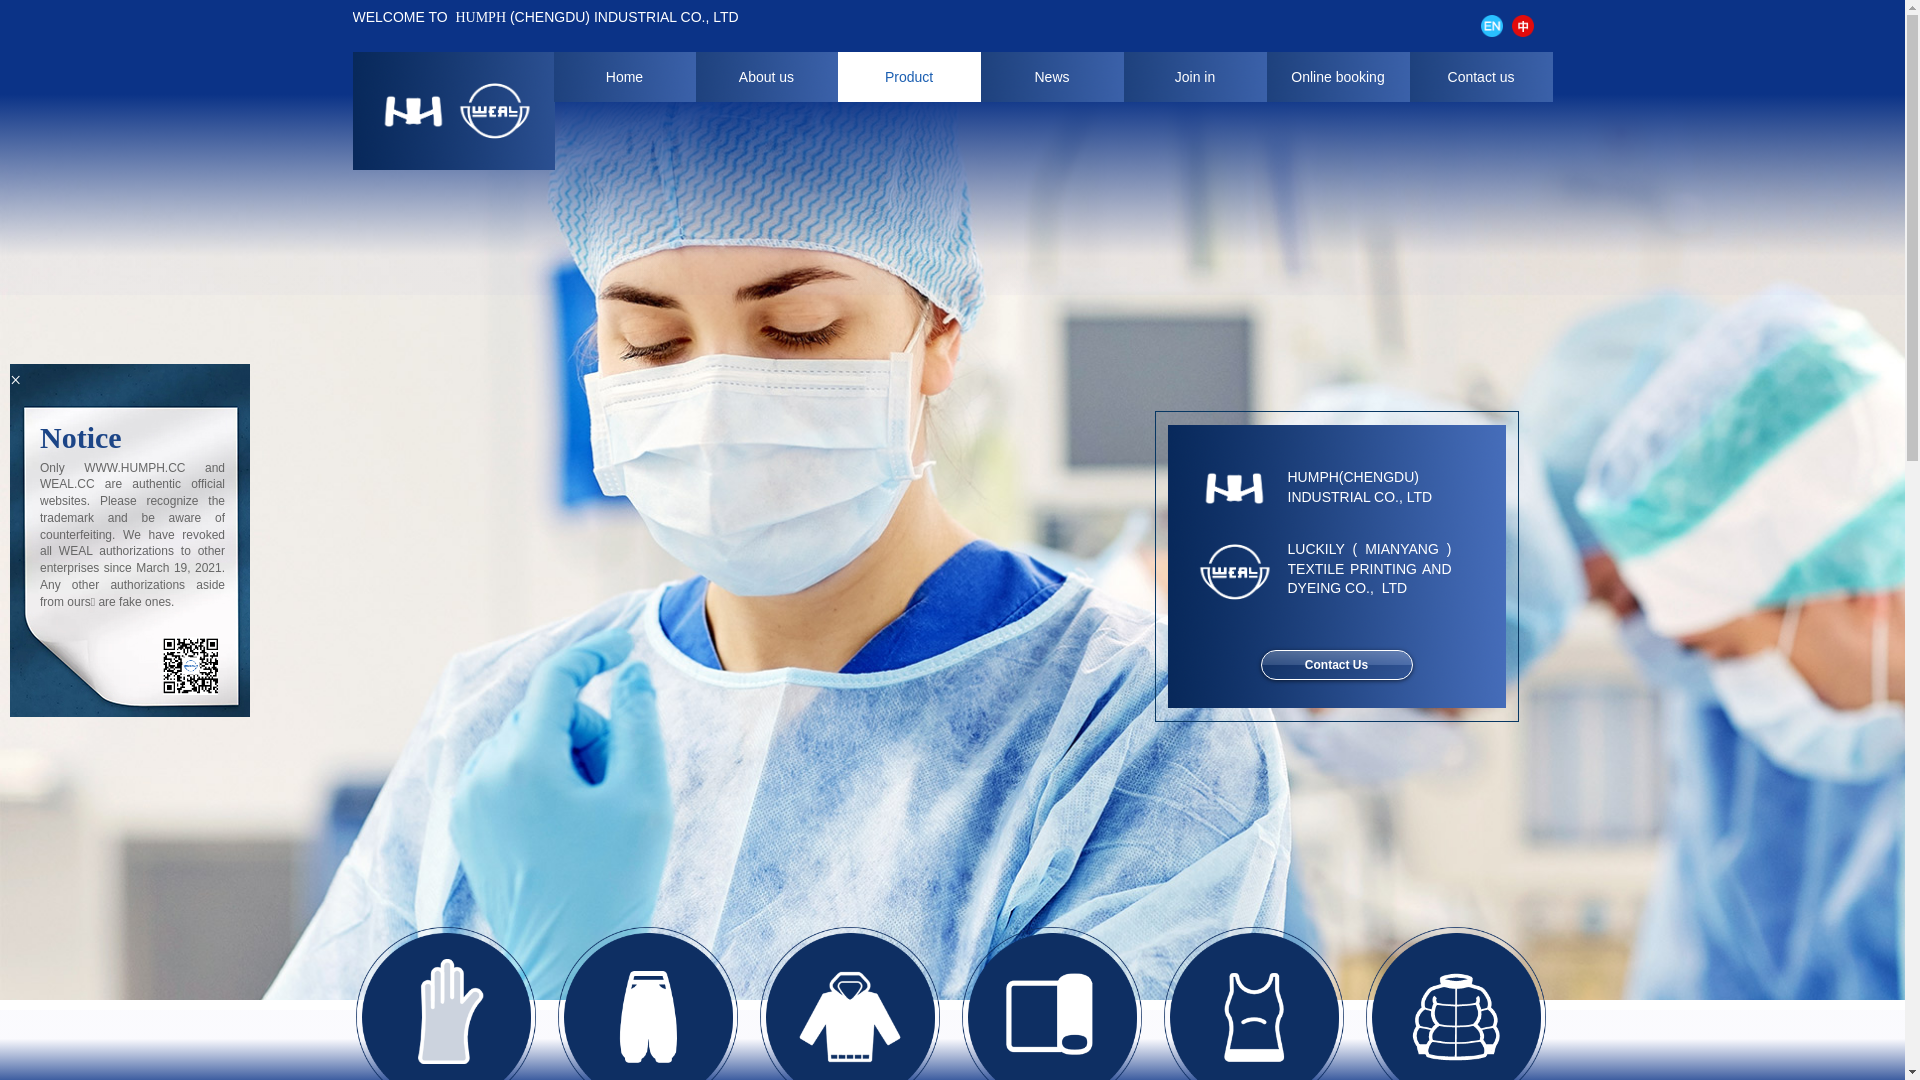 The height and width of the screenshot is (1080, 1920). Describe the element at coordinates (1335, 664) in the screenshot. I see `'Contact Us'` at that location.